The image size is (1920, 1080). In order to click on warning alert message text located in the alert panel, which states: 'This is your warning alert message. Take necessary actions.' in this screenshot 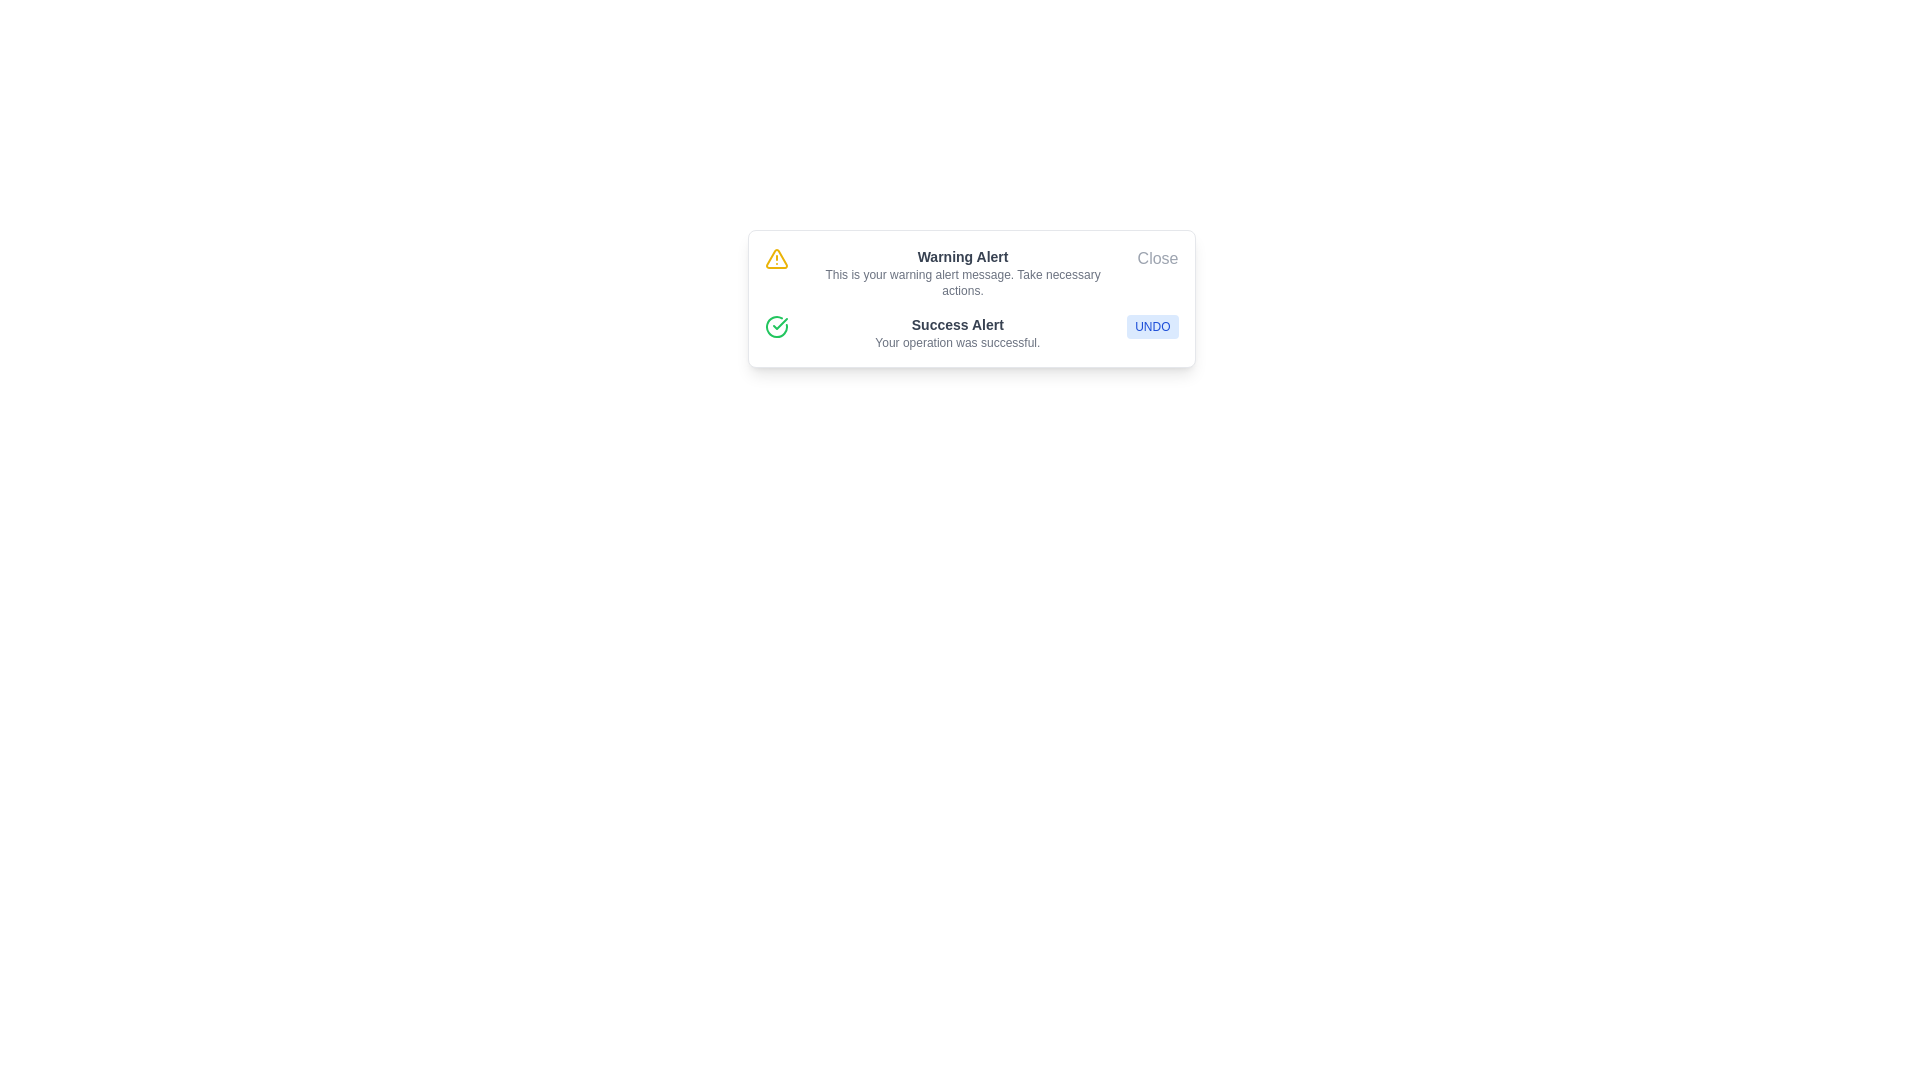, I will do `click(963, 282)`.